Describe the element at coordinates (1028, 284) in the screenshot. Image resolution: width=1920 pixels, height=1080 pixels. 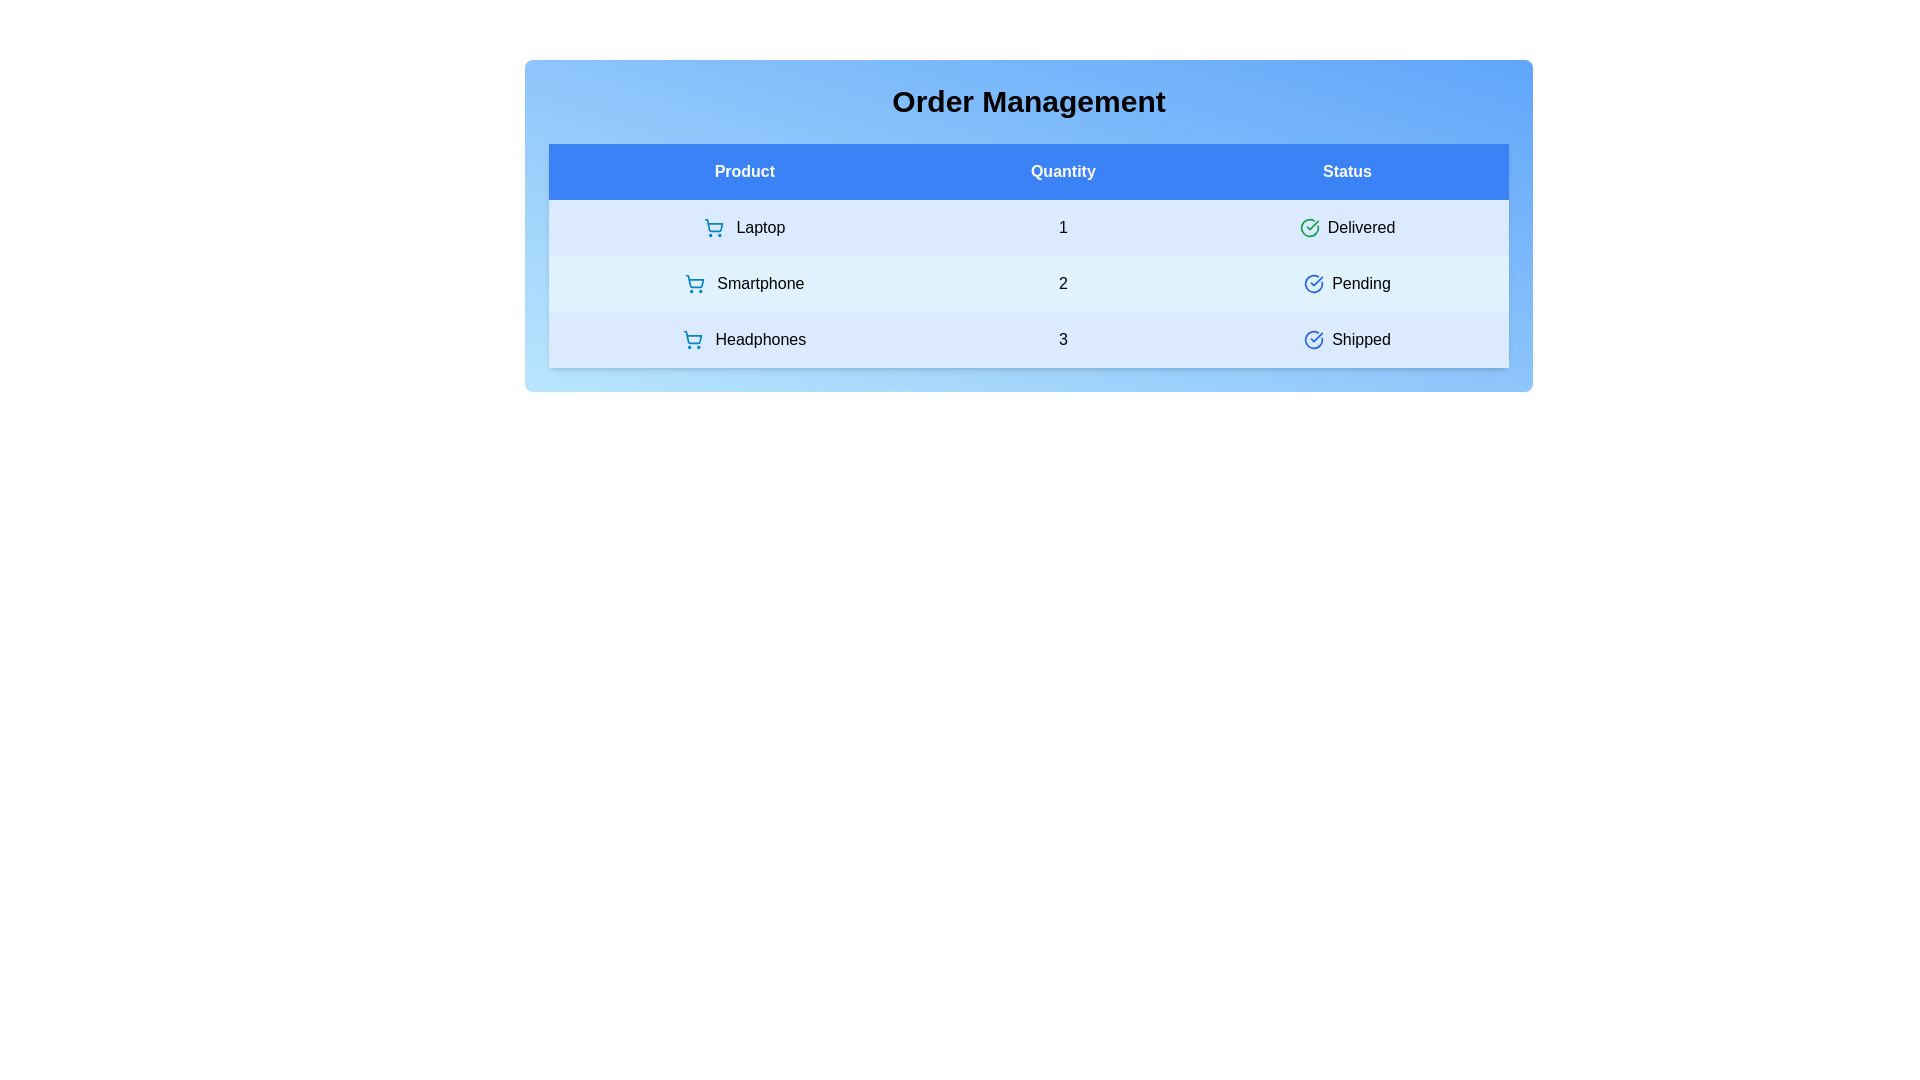
I see `the row corresponding to Smartphone to highlight it` at that location.